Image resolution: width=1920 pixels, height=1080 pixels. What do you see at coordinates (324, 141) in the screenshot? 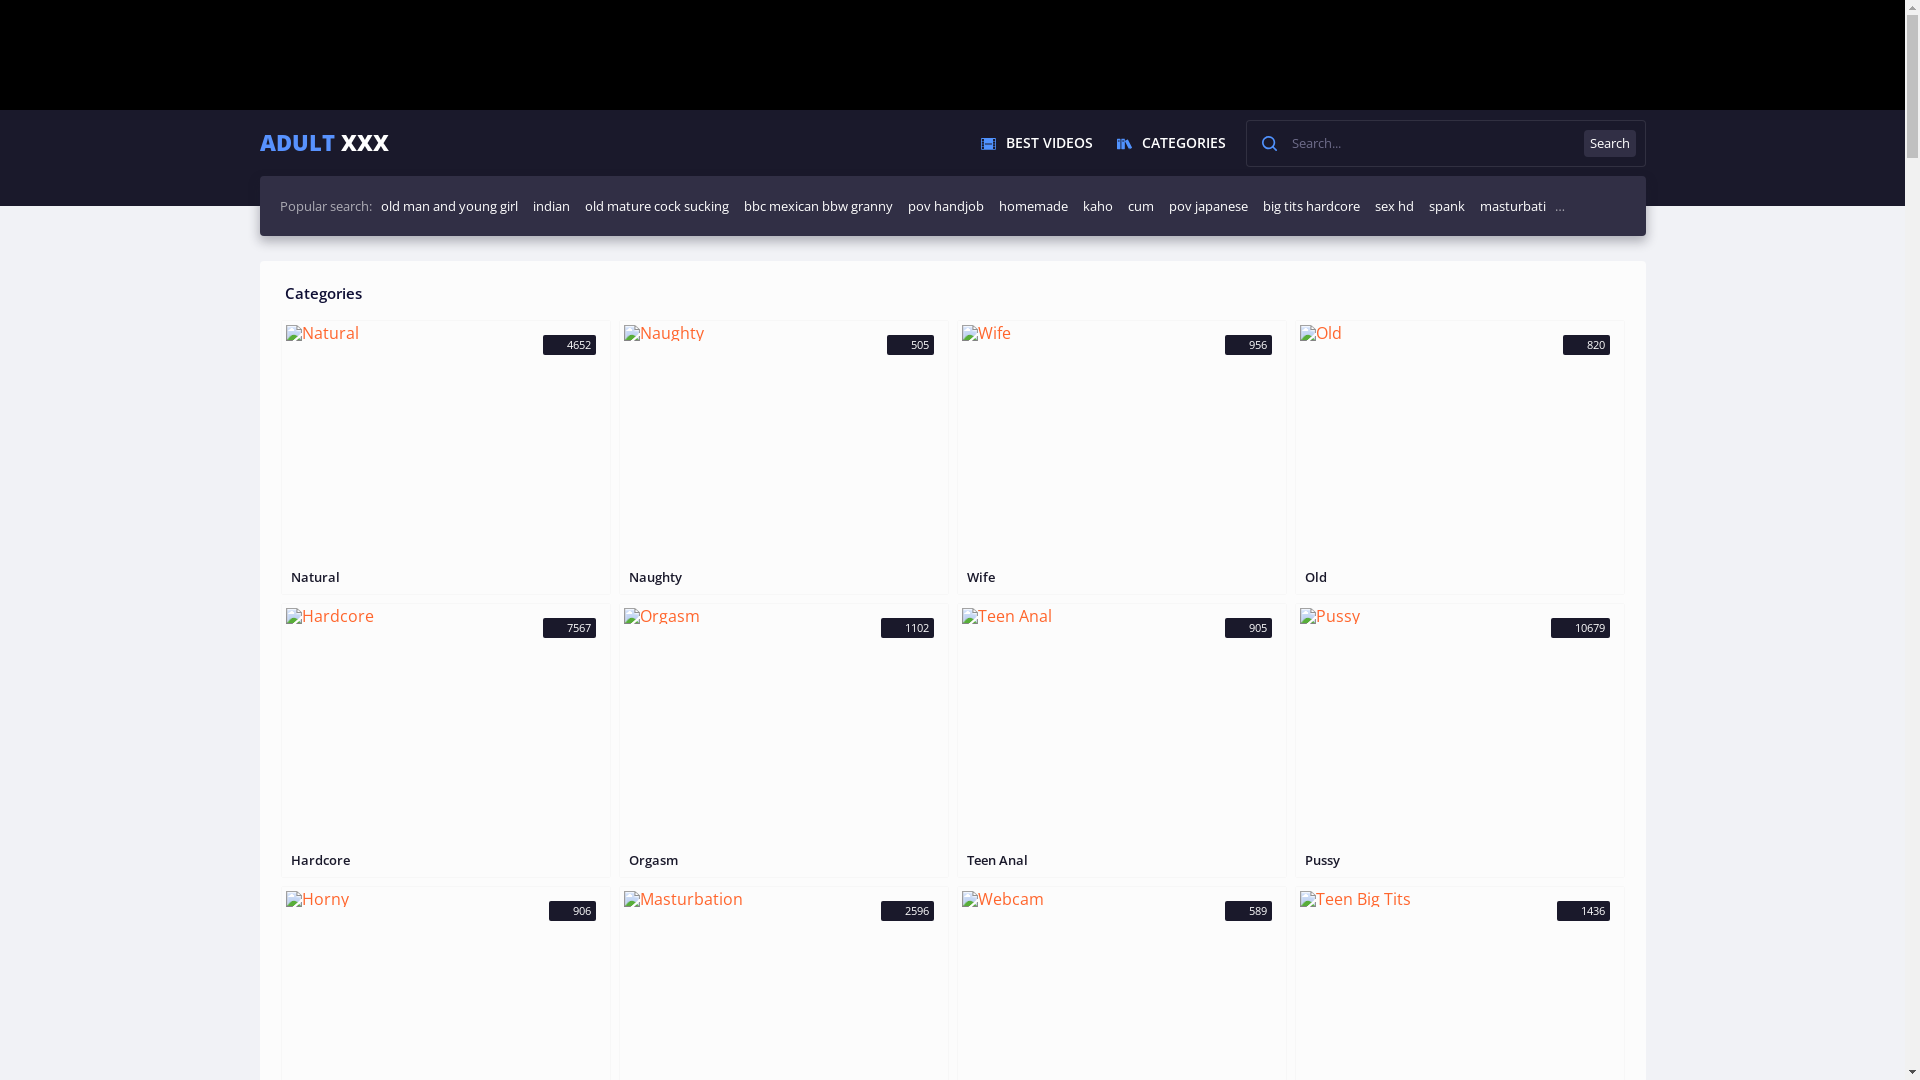
I see `'ADULT XXX'` at bounding box center [324, 141].